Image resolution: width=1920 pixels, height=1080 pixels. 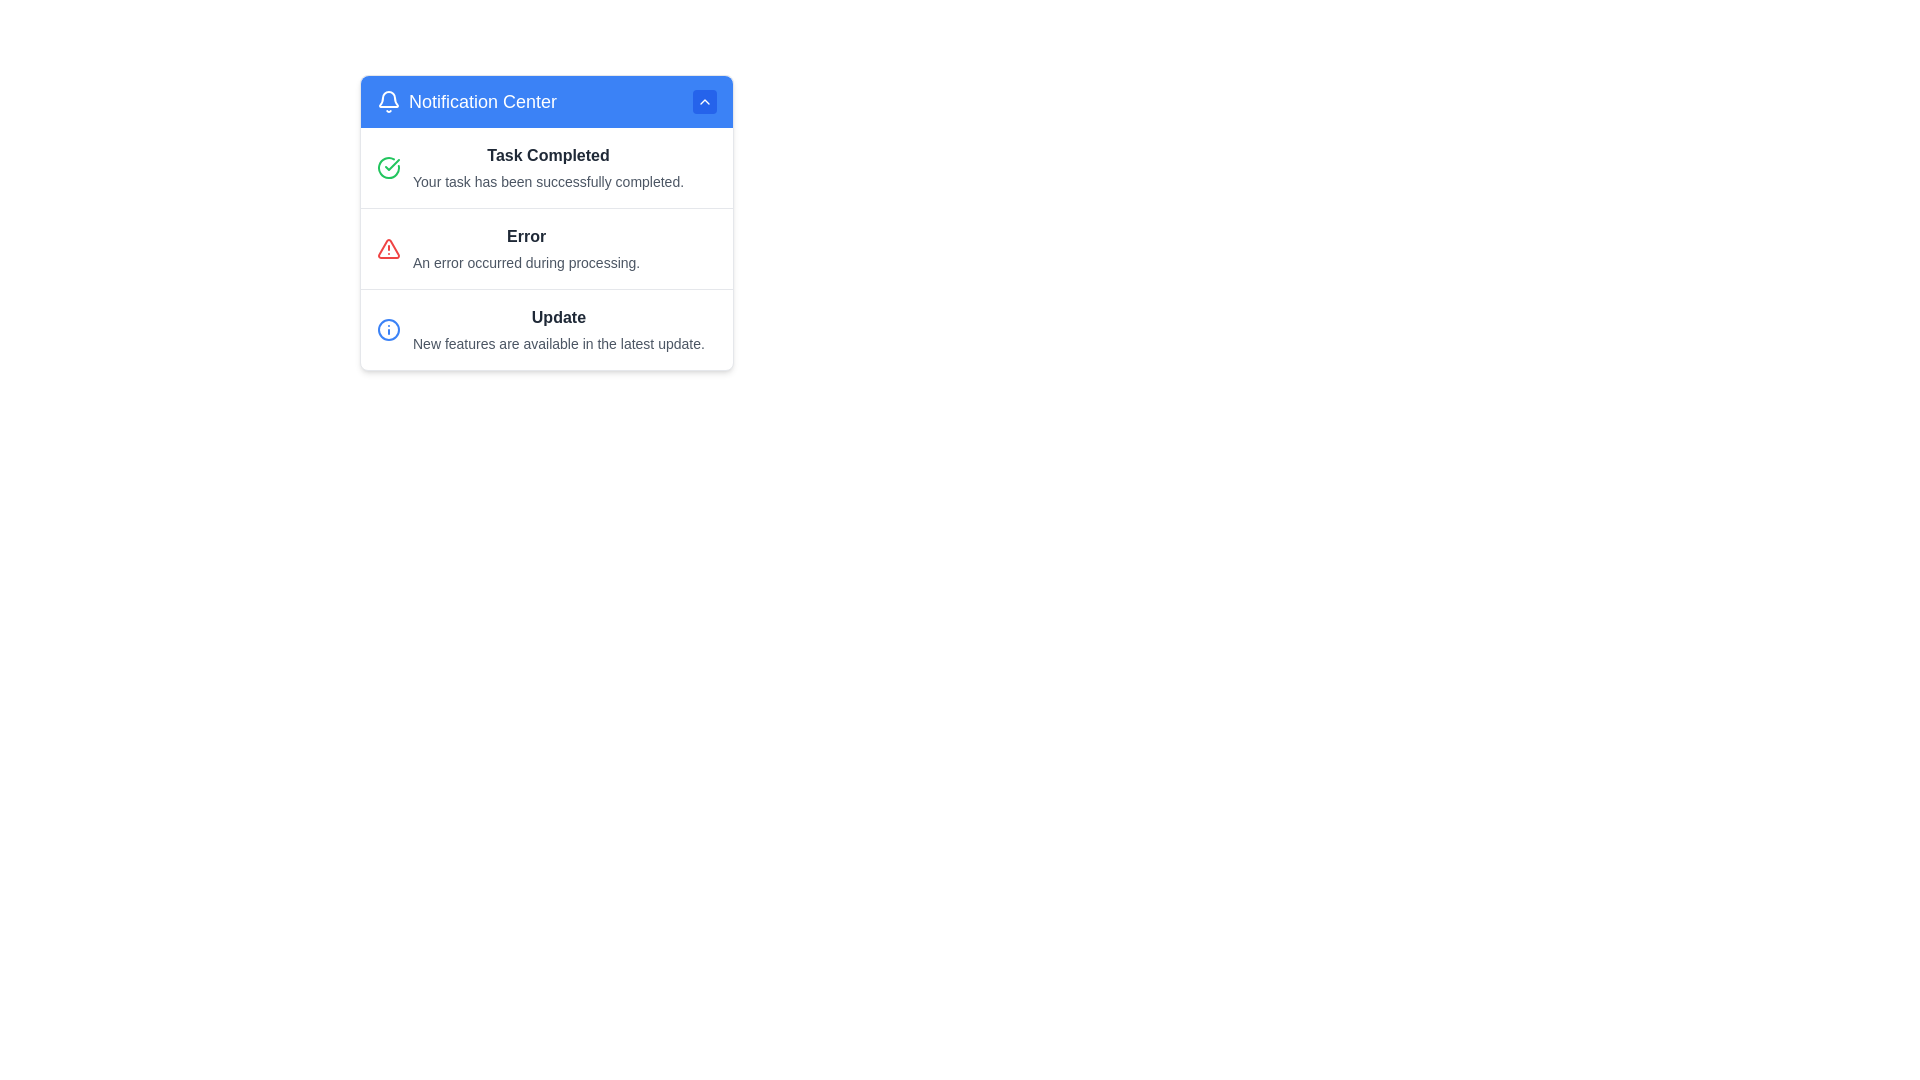 What do you see at coordinates (547, 248) in the screenshot?
I see `error message from the second notification item in the 'Notification Center', which conveys information about an error that occurred during a process` at bounding box center [547, 248].